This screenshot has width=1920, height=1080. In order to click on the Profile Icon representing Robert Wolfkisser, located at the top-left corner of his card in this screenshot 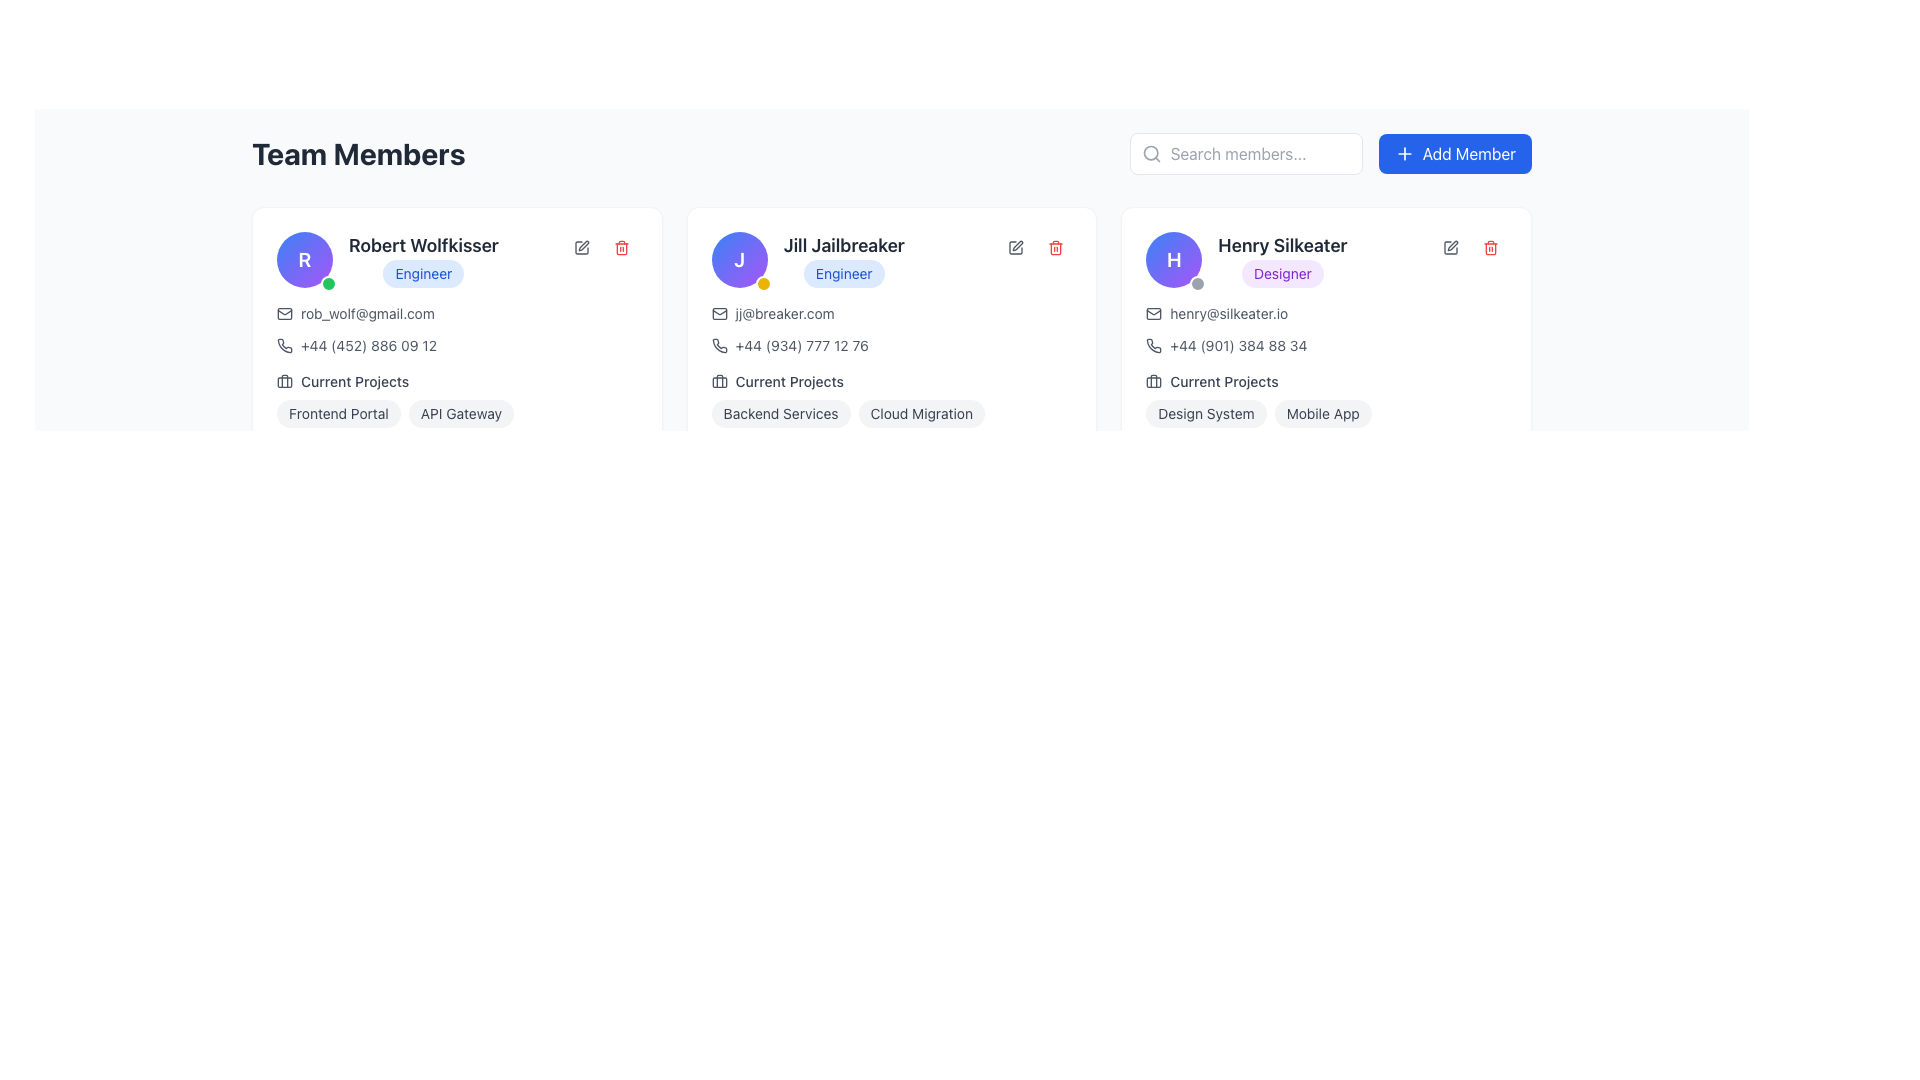, I will do `click(304, 258)`.